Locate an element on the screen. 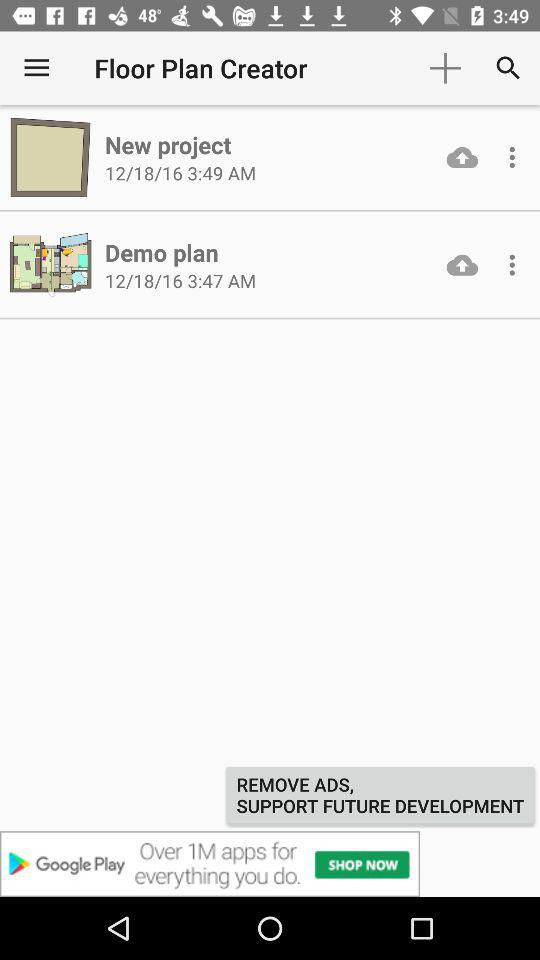  open new project settings is located at coordinates (512, 156).